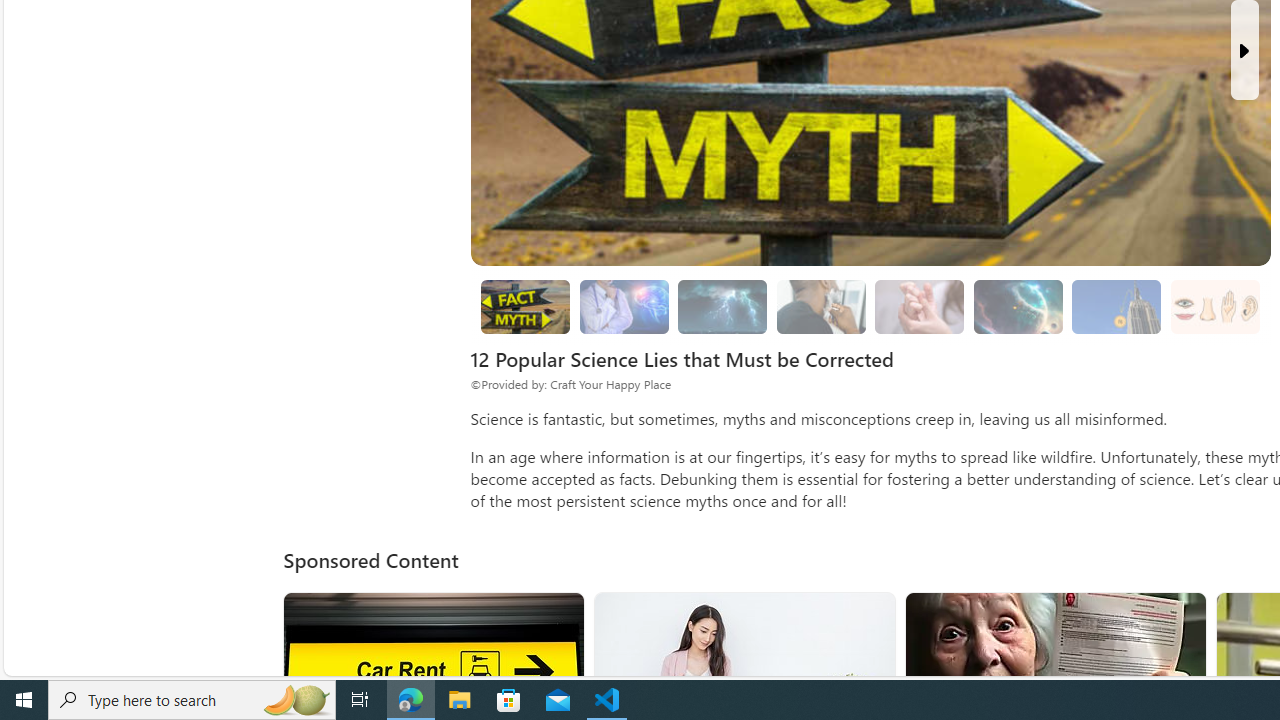 The height and width of the screenshot is (720, 1280). I want to click on 'Lightning Myths', so click(721, 307).